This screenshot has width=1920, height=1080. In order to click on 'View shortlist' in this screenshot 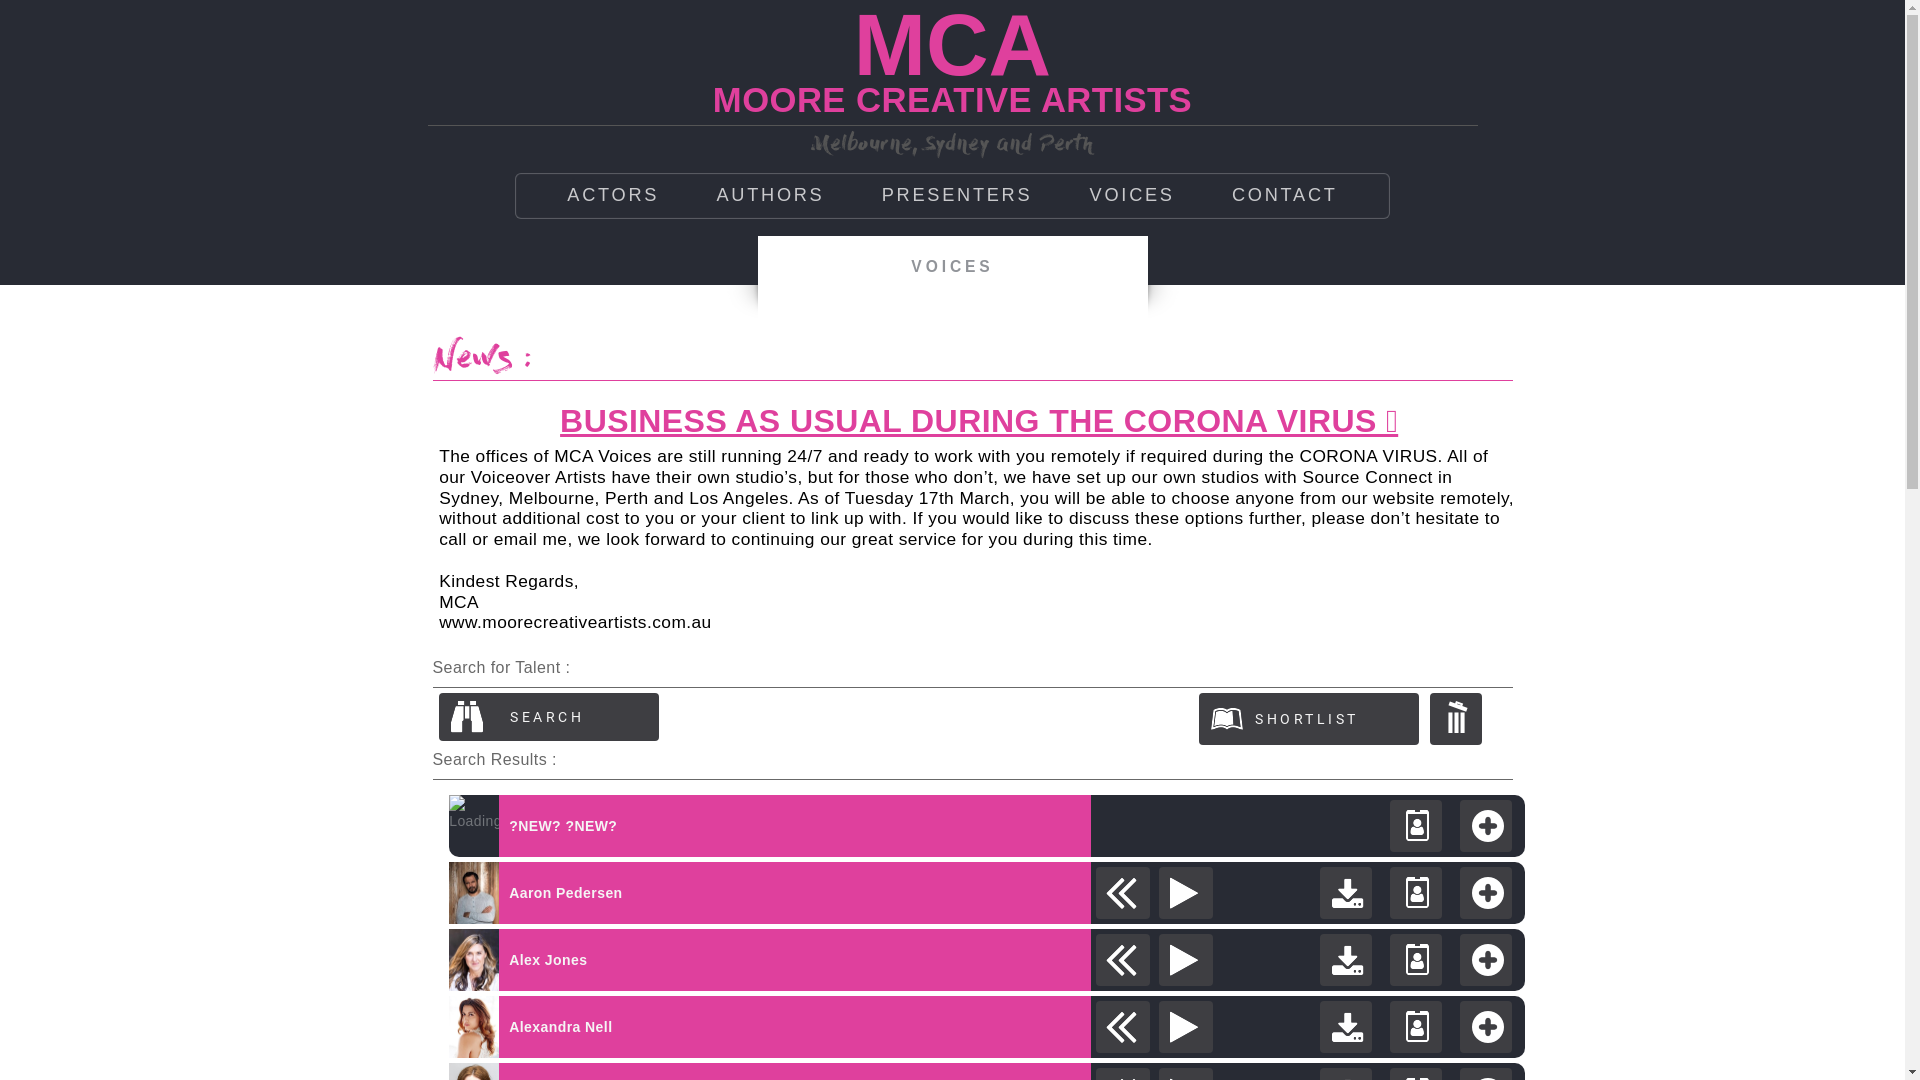, I will do `click(1309, 717)`.